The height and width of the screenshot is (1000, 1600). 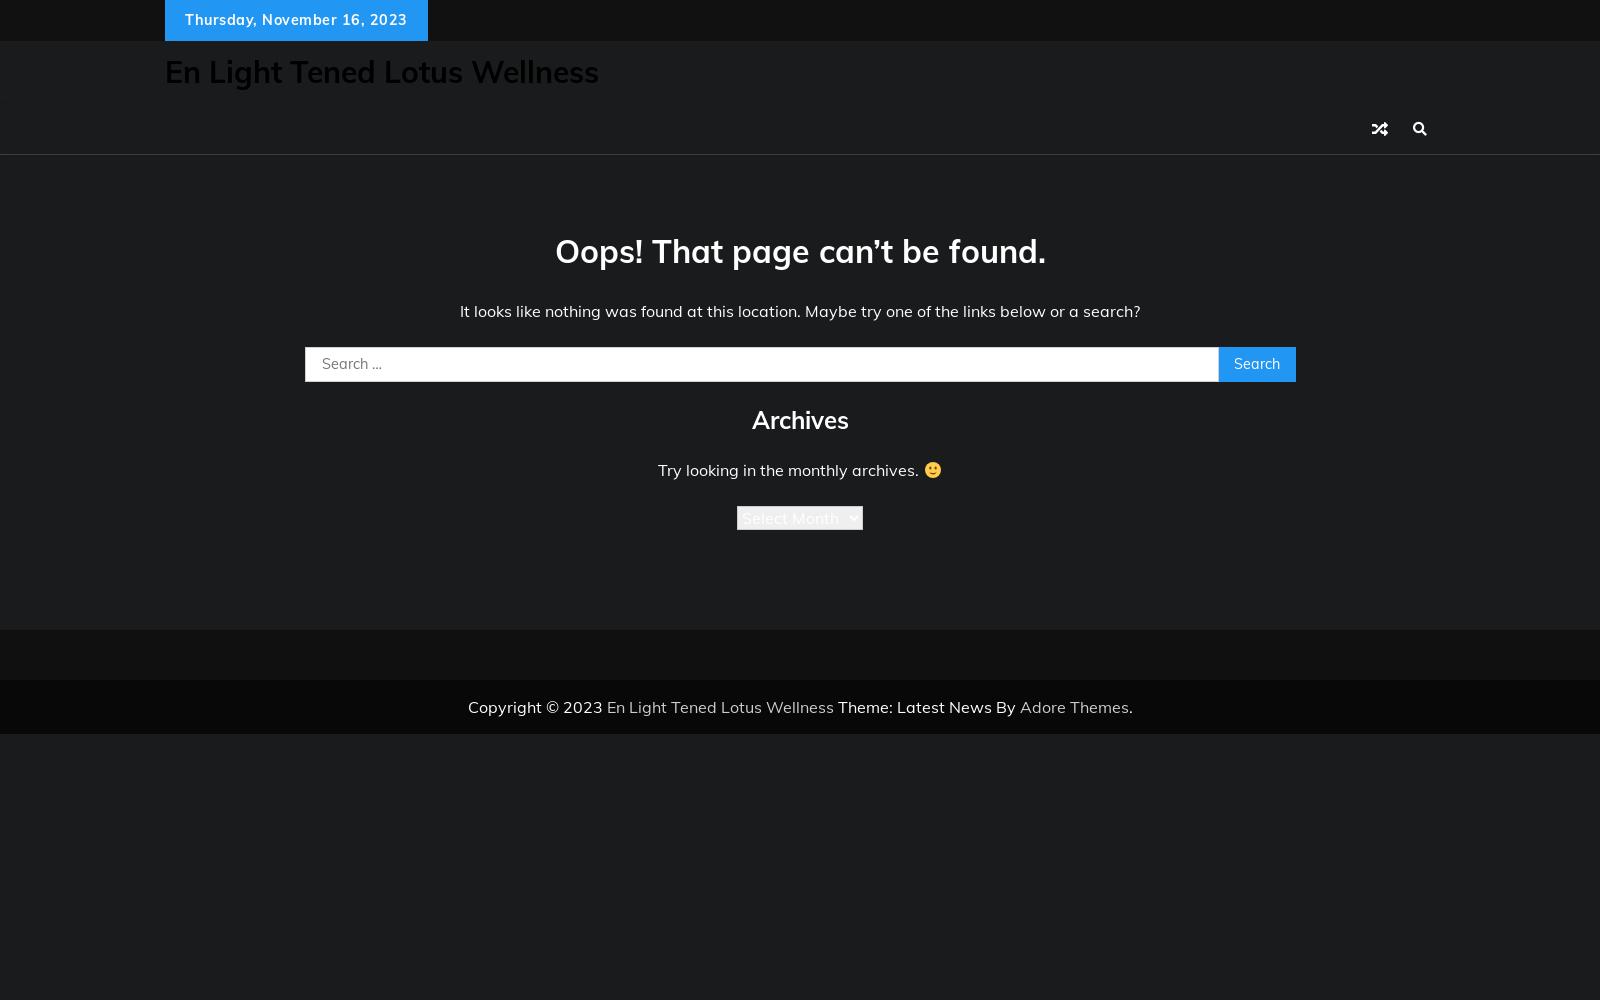 I want to click on 'Oops! That page can’t be found.', so click(x=799, y=250).